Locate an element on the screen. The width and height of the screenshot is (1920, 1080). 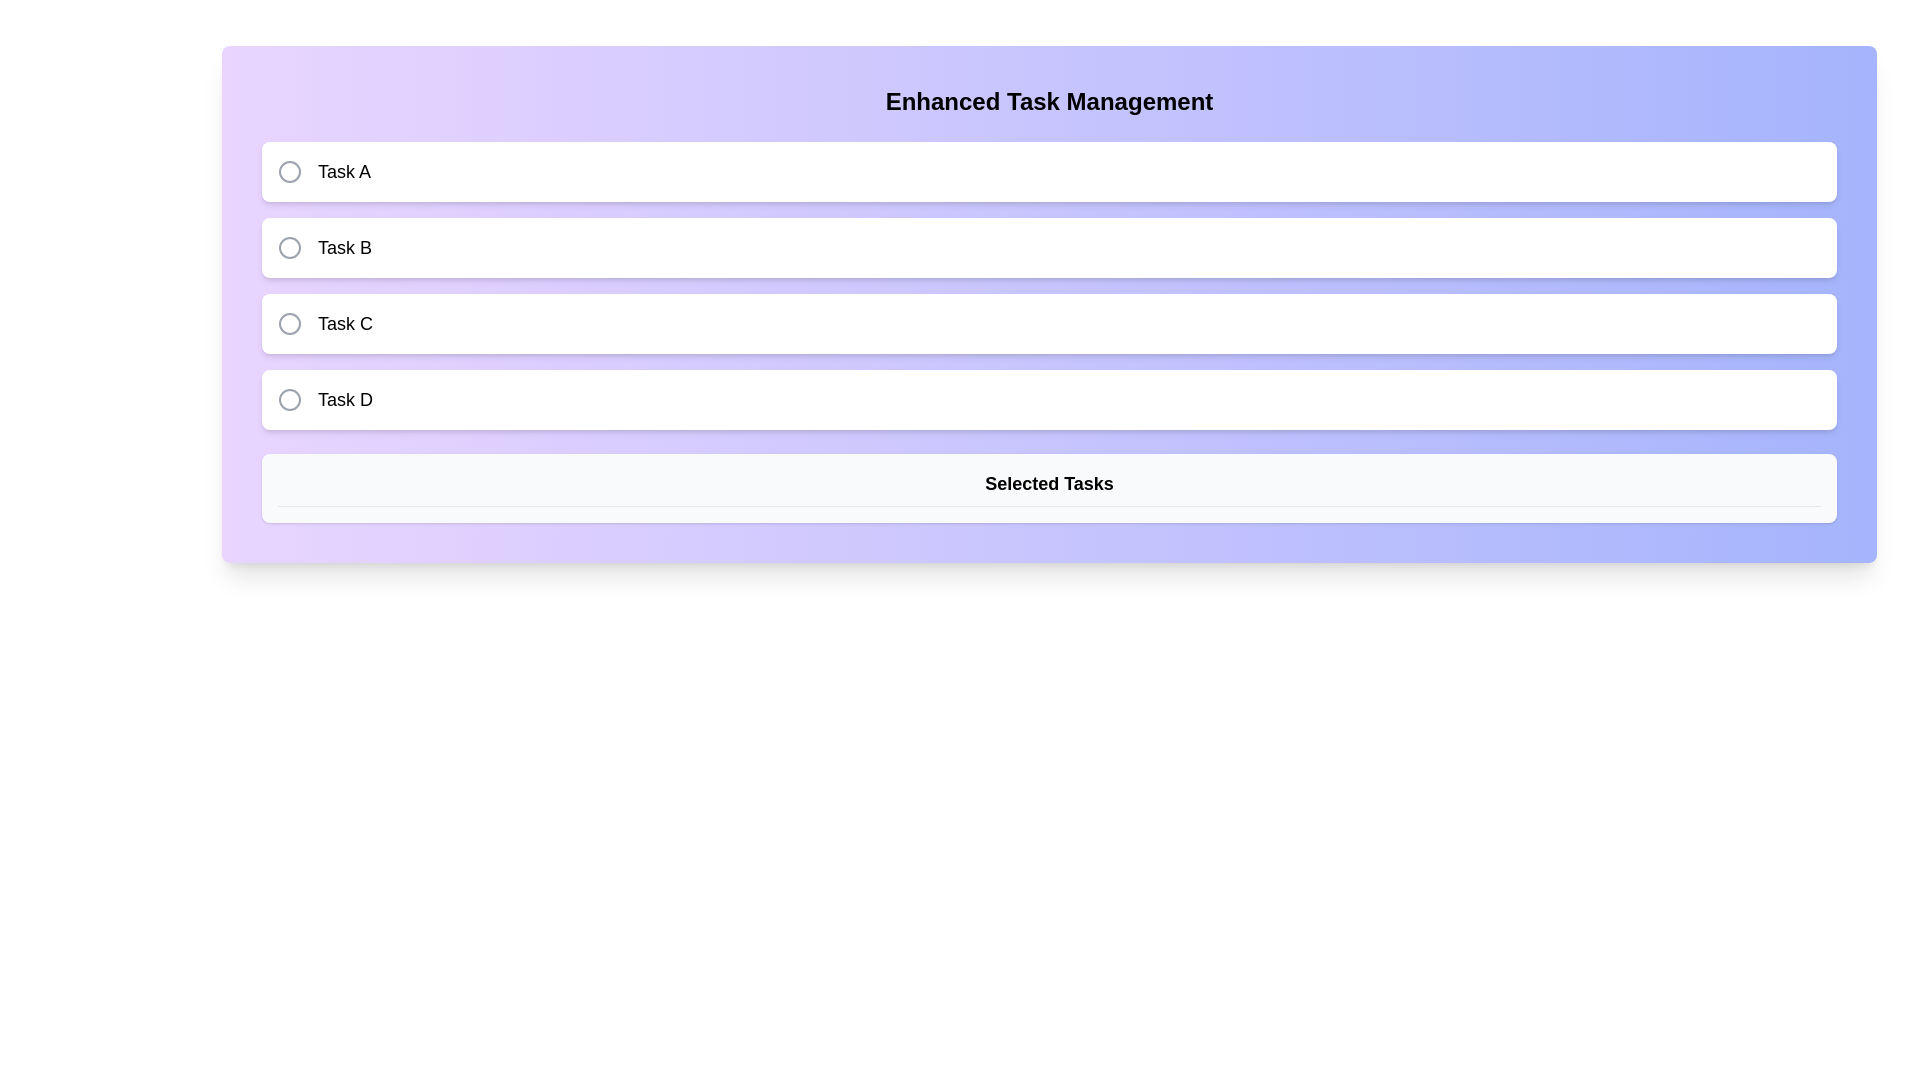
the checkable circle radio button associated with 'Task B' for interactivity feedback is located at coordinates (288, 246).